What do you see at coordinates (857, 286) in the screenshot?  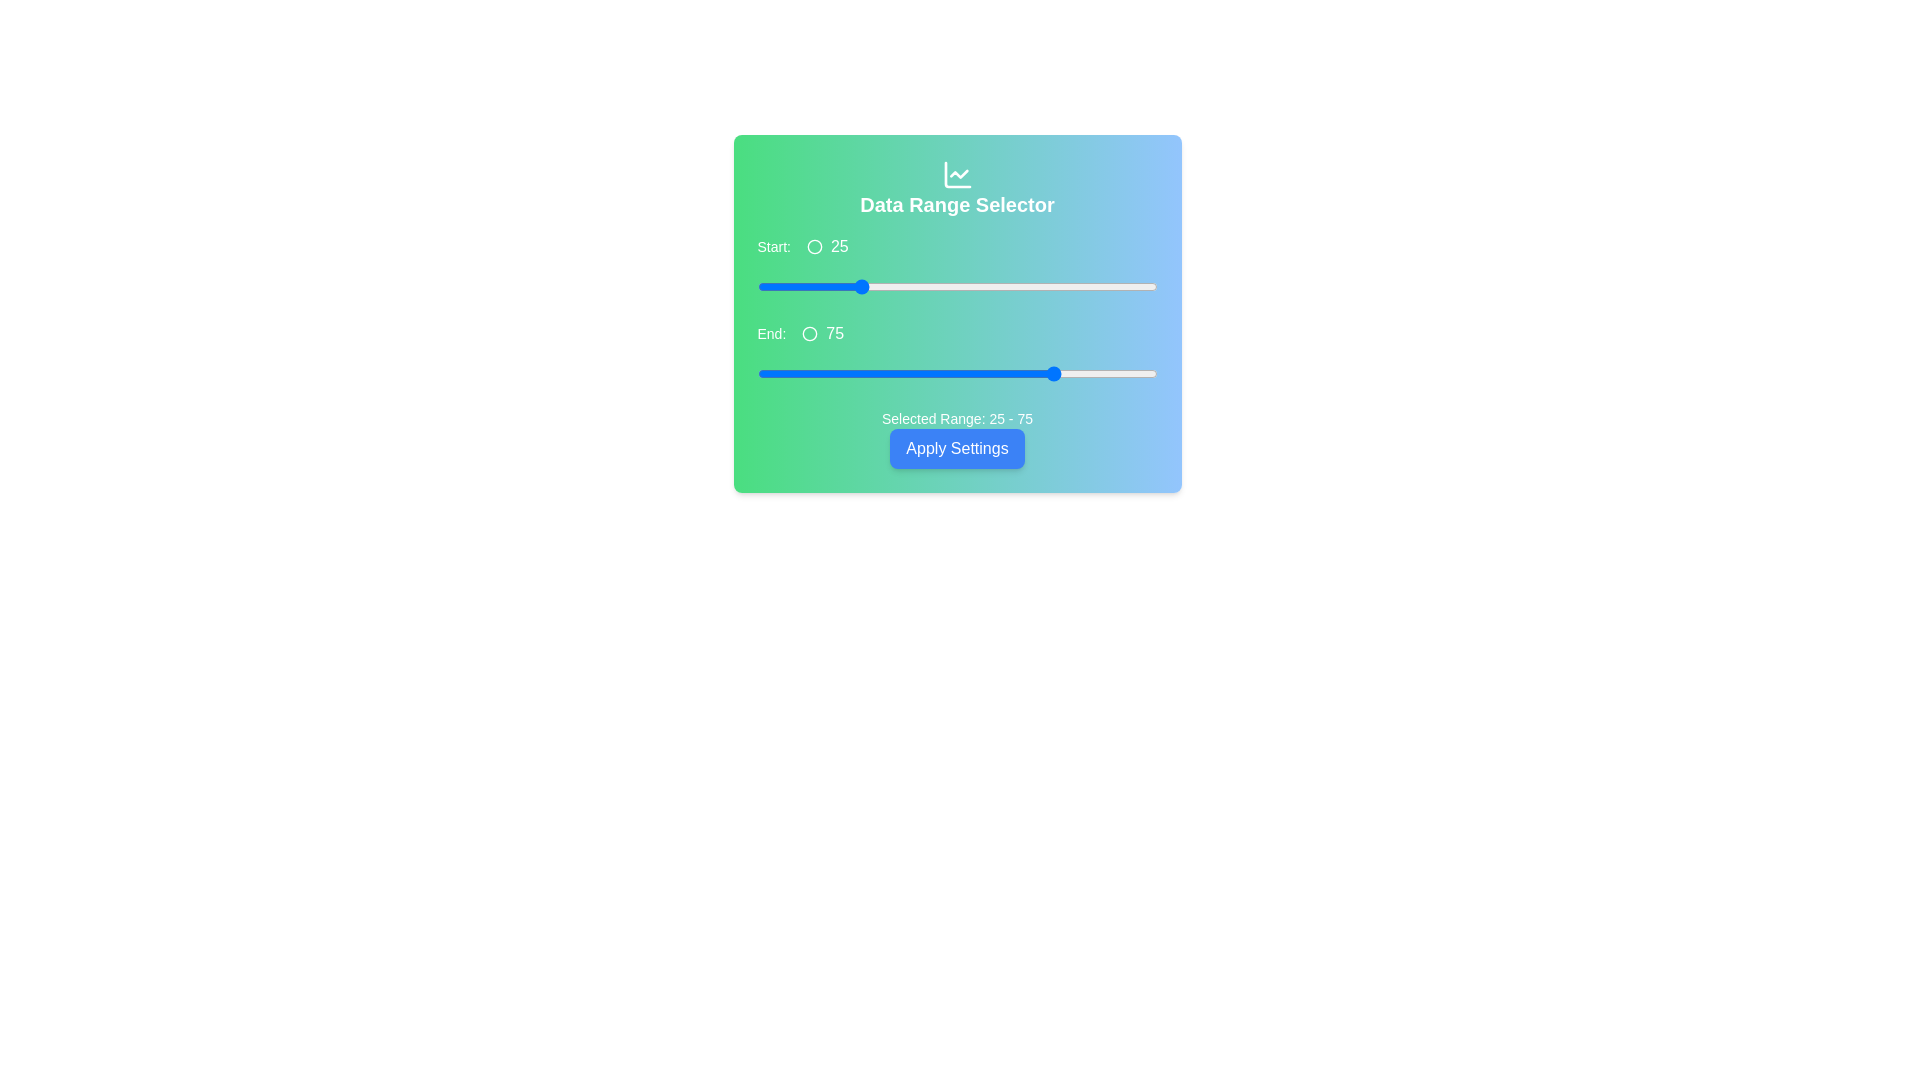 I see `the slider` at bounding box center [857, 286].